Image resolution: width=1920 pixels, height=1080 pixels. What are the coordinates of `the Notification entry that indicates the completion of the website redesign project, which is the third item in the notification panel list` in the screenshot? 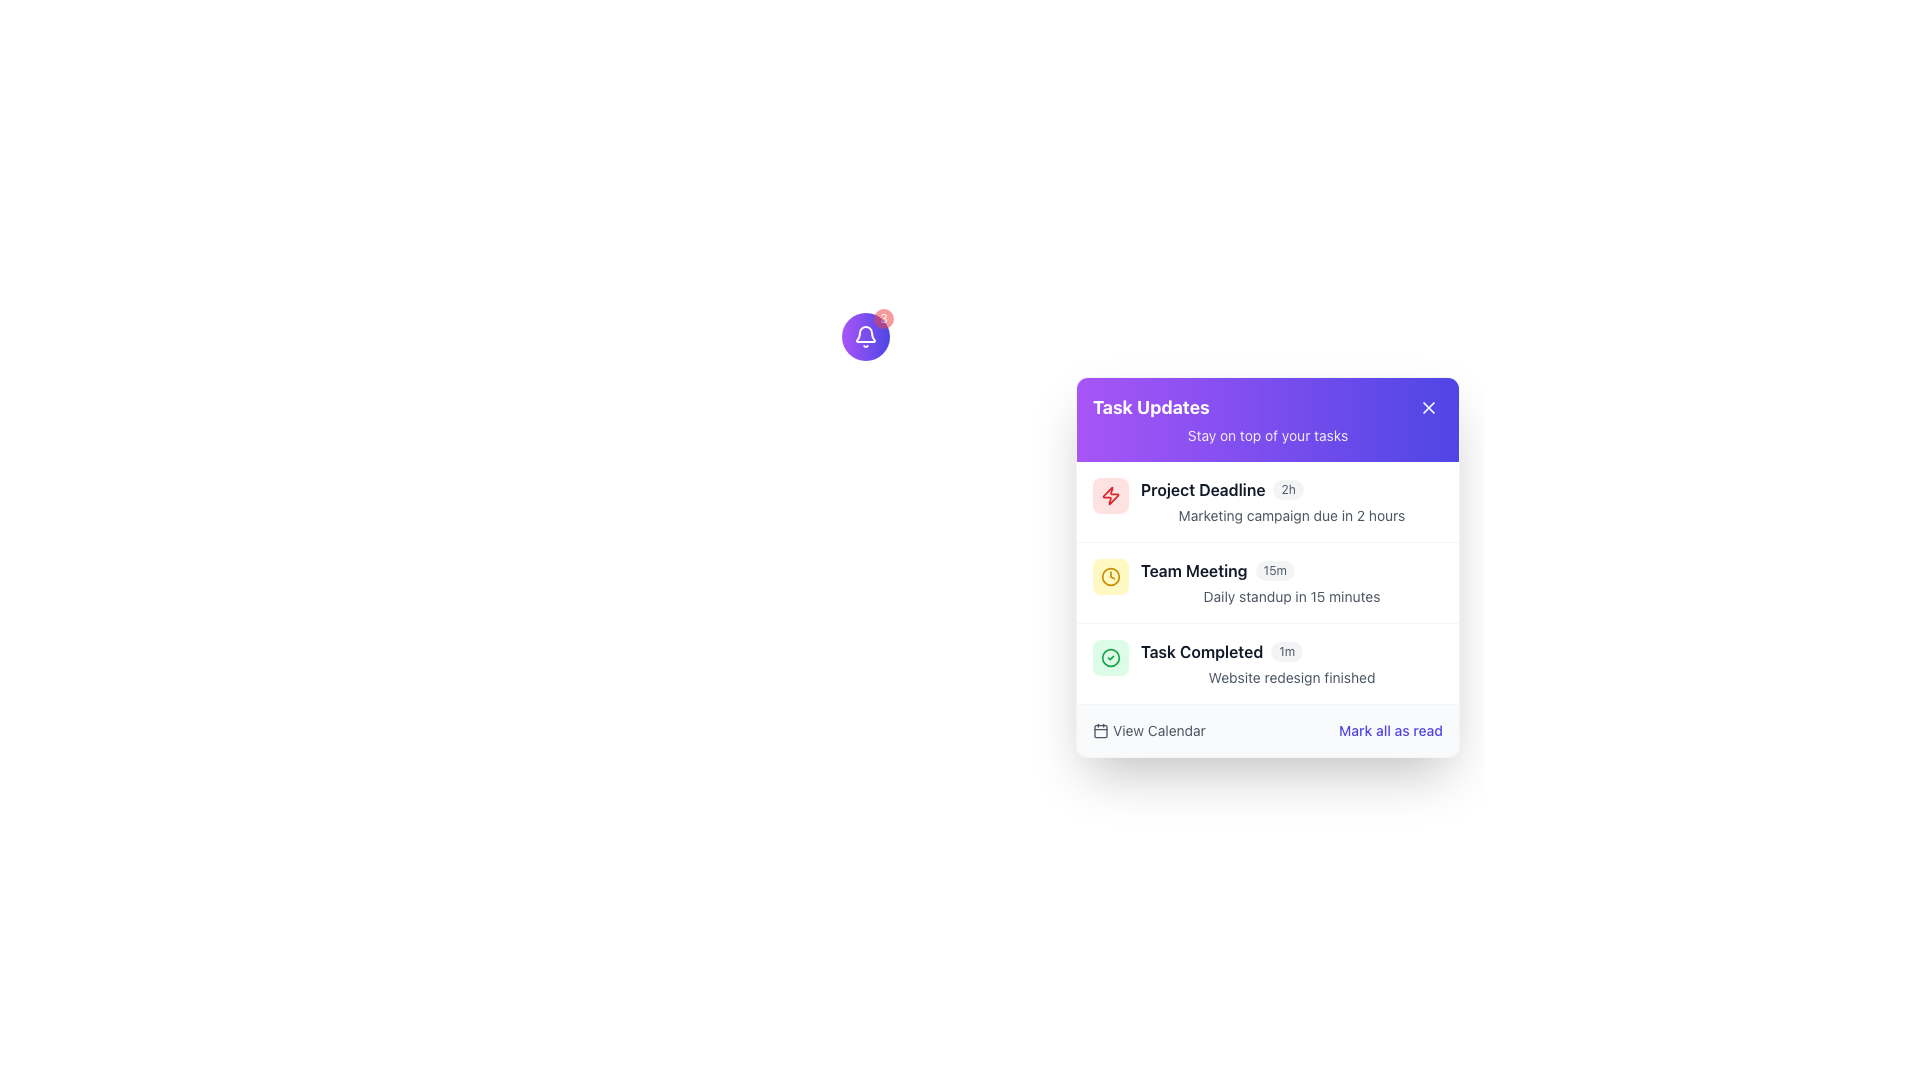 It's located at (1266, 663).